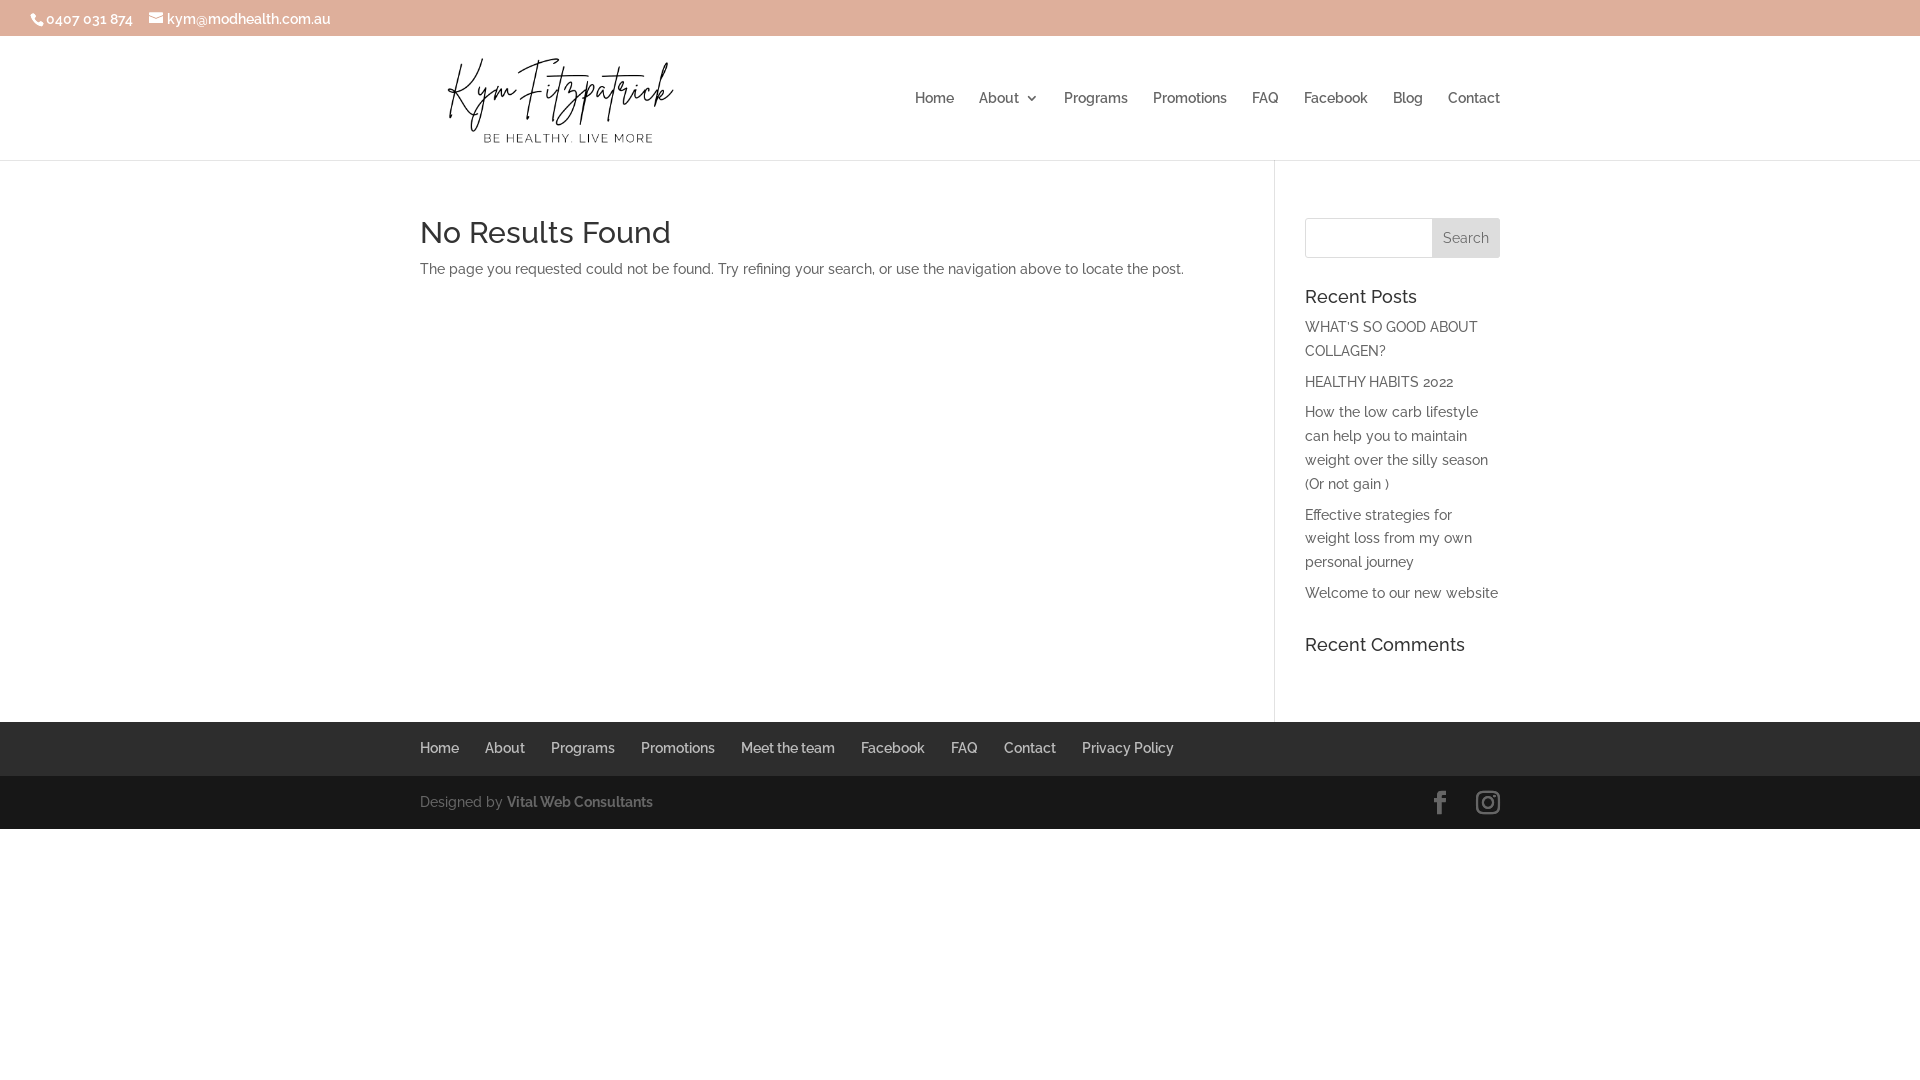 The width and height of the screenshot is (1920, 1080). Describe the element at coordinates (1094, 125) in the screenshot. I see `'Programs'` at that location.